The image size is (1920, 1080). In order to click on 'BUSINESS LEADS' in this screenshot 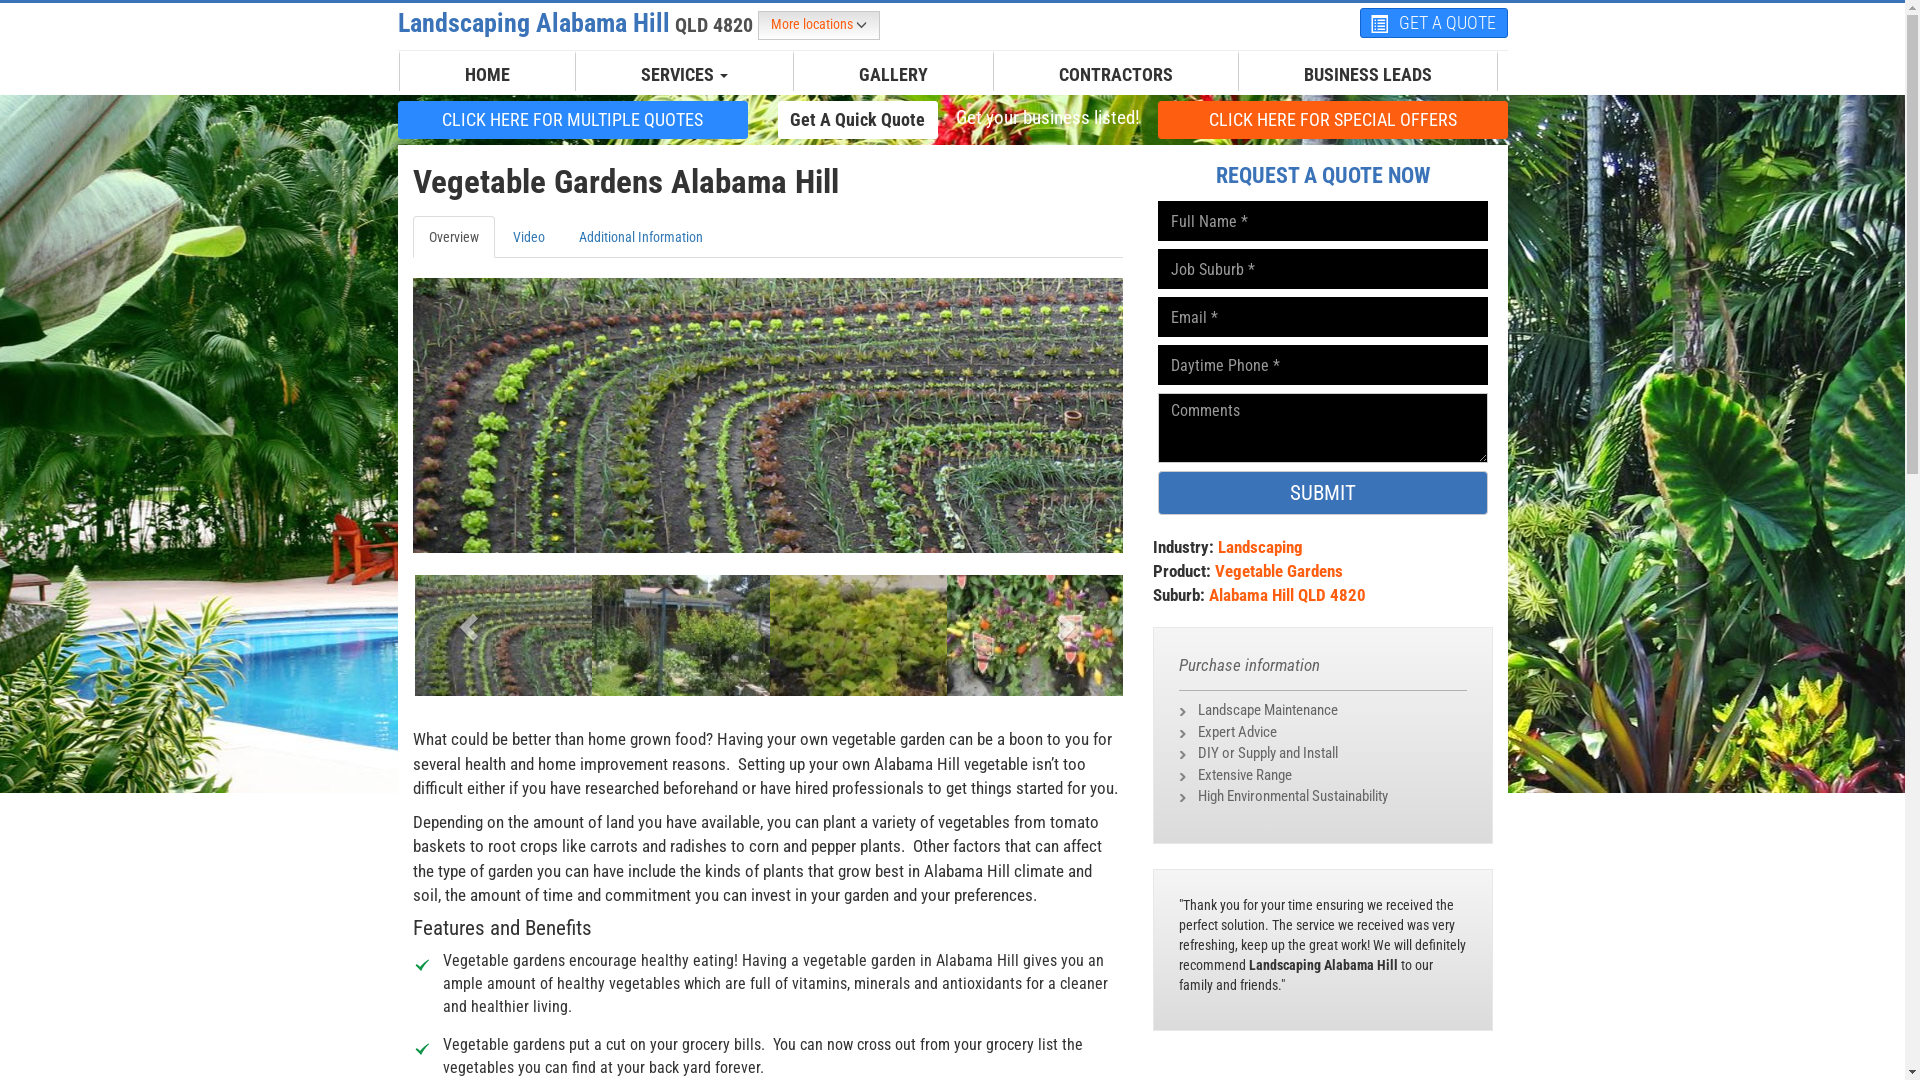, I will do `click(1366, 73)`.